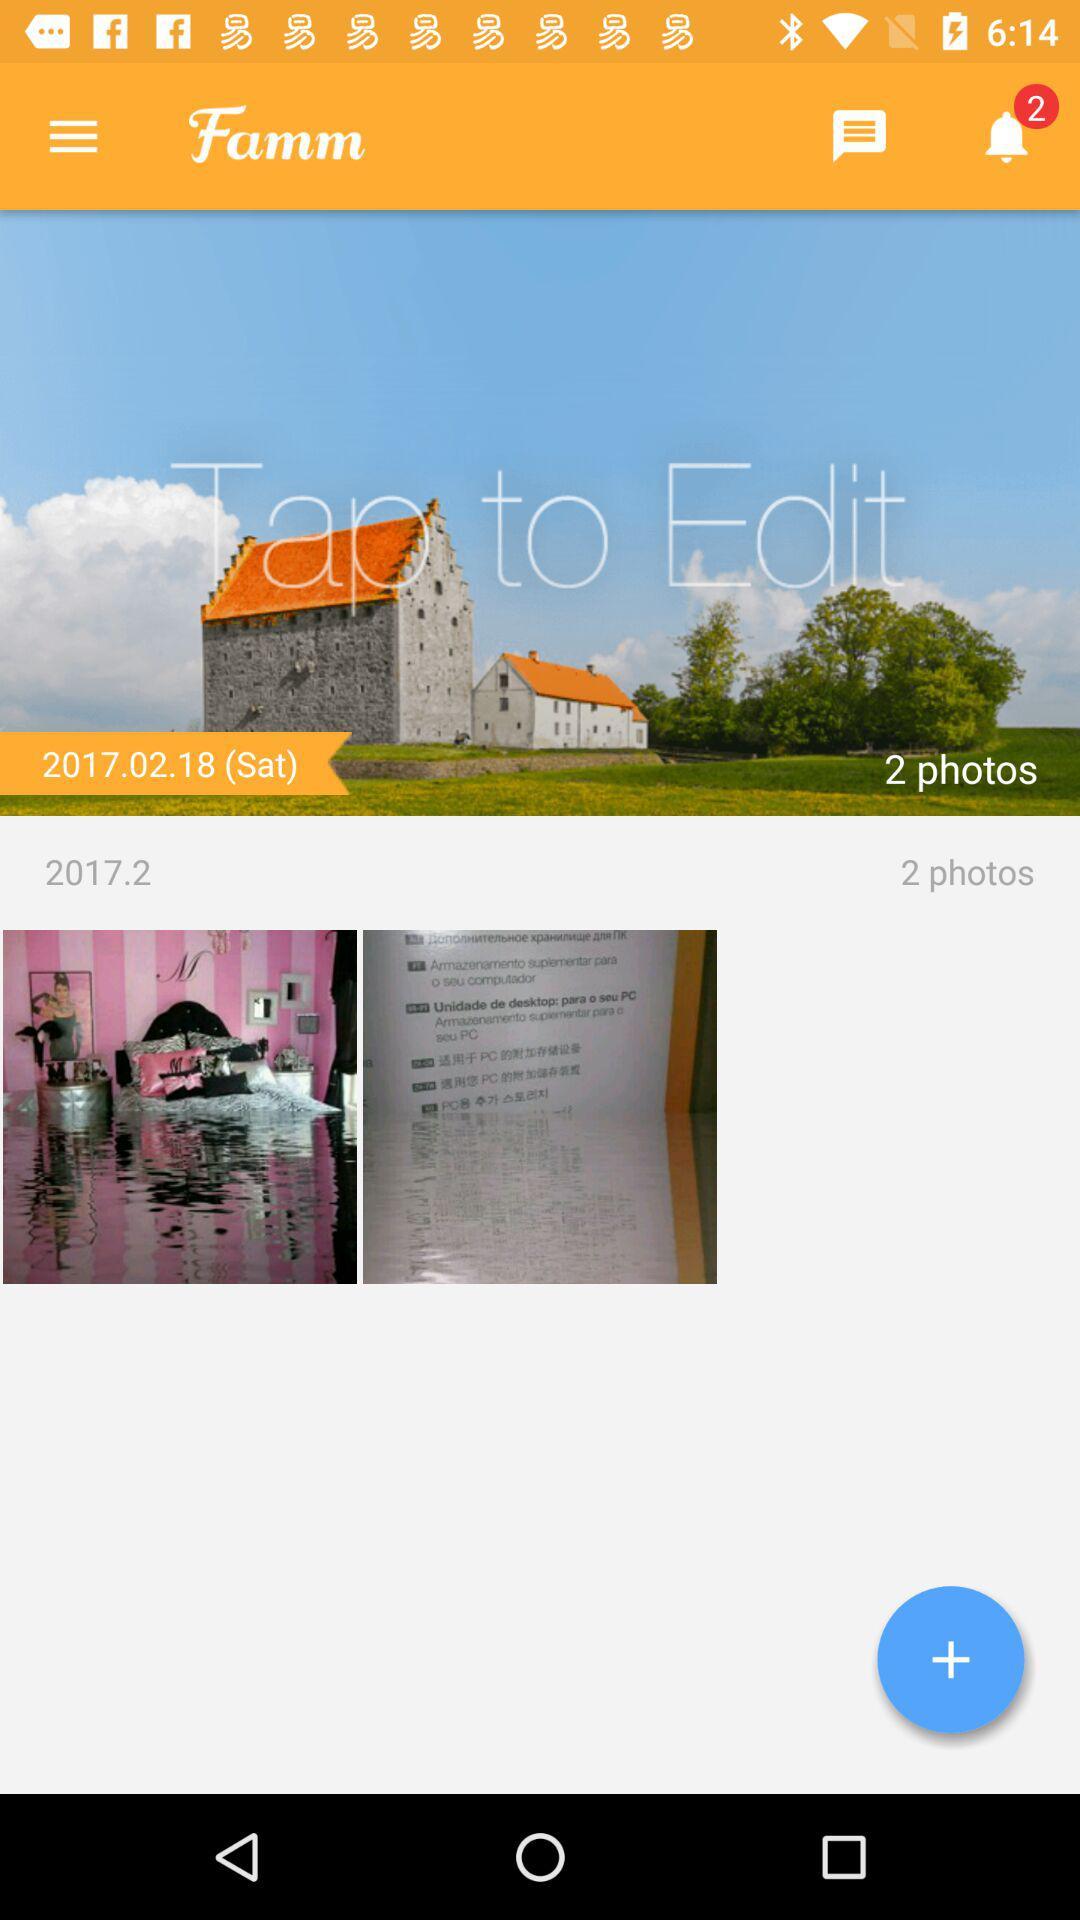  I want to click on profile photo, so click(540, 513).